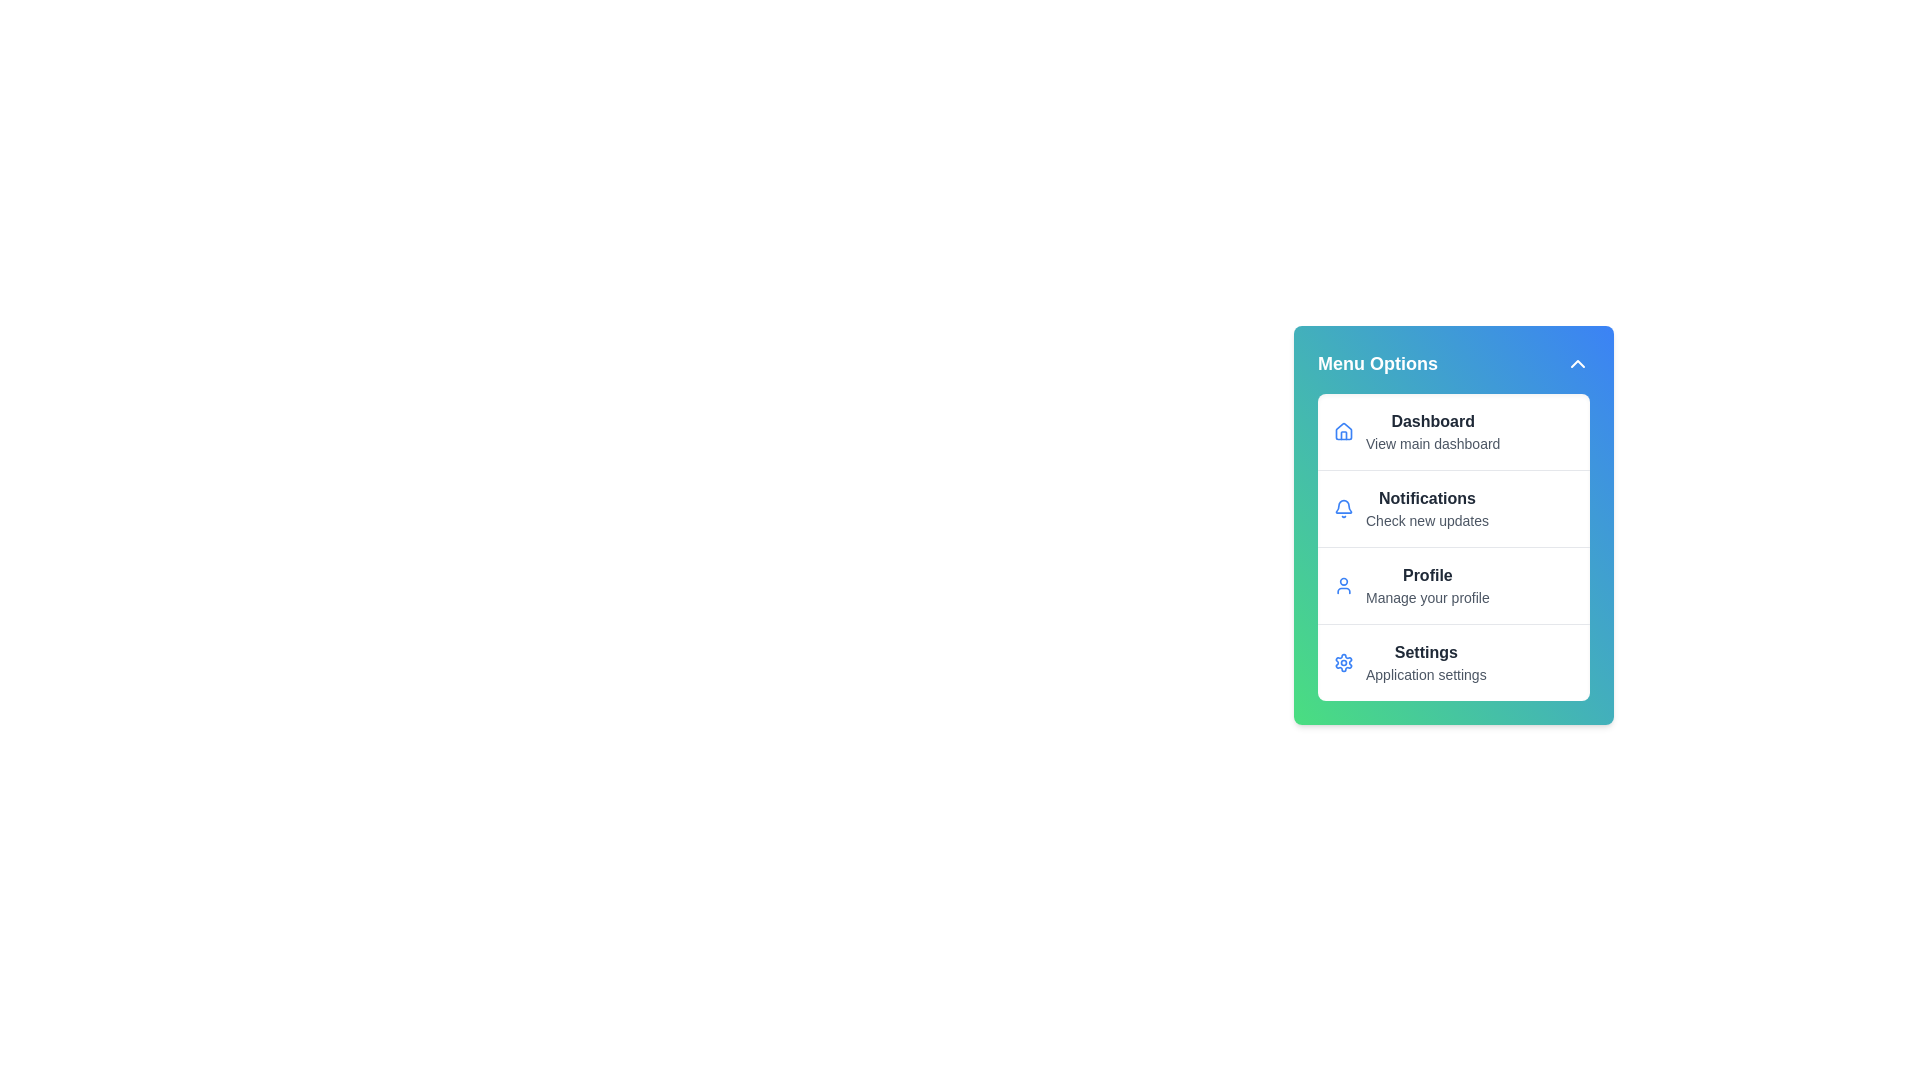  I want to click on the menu item corresponding to Settings, so click(1454, 662).